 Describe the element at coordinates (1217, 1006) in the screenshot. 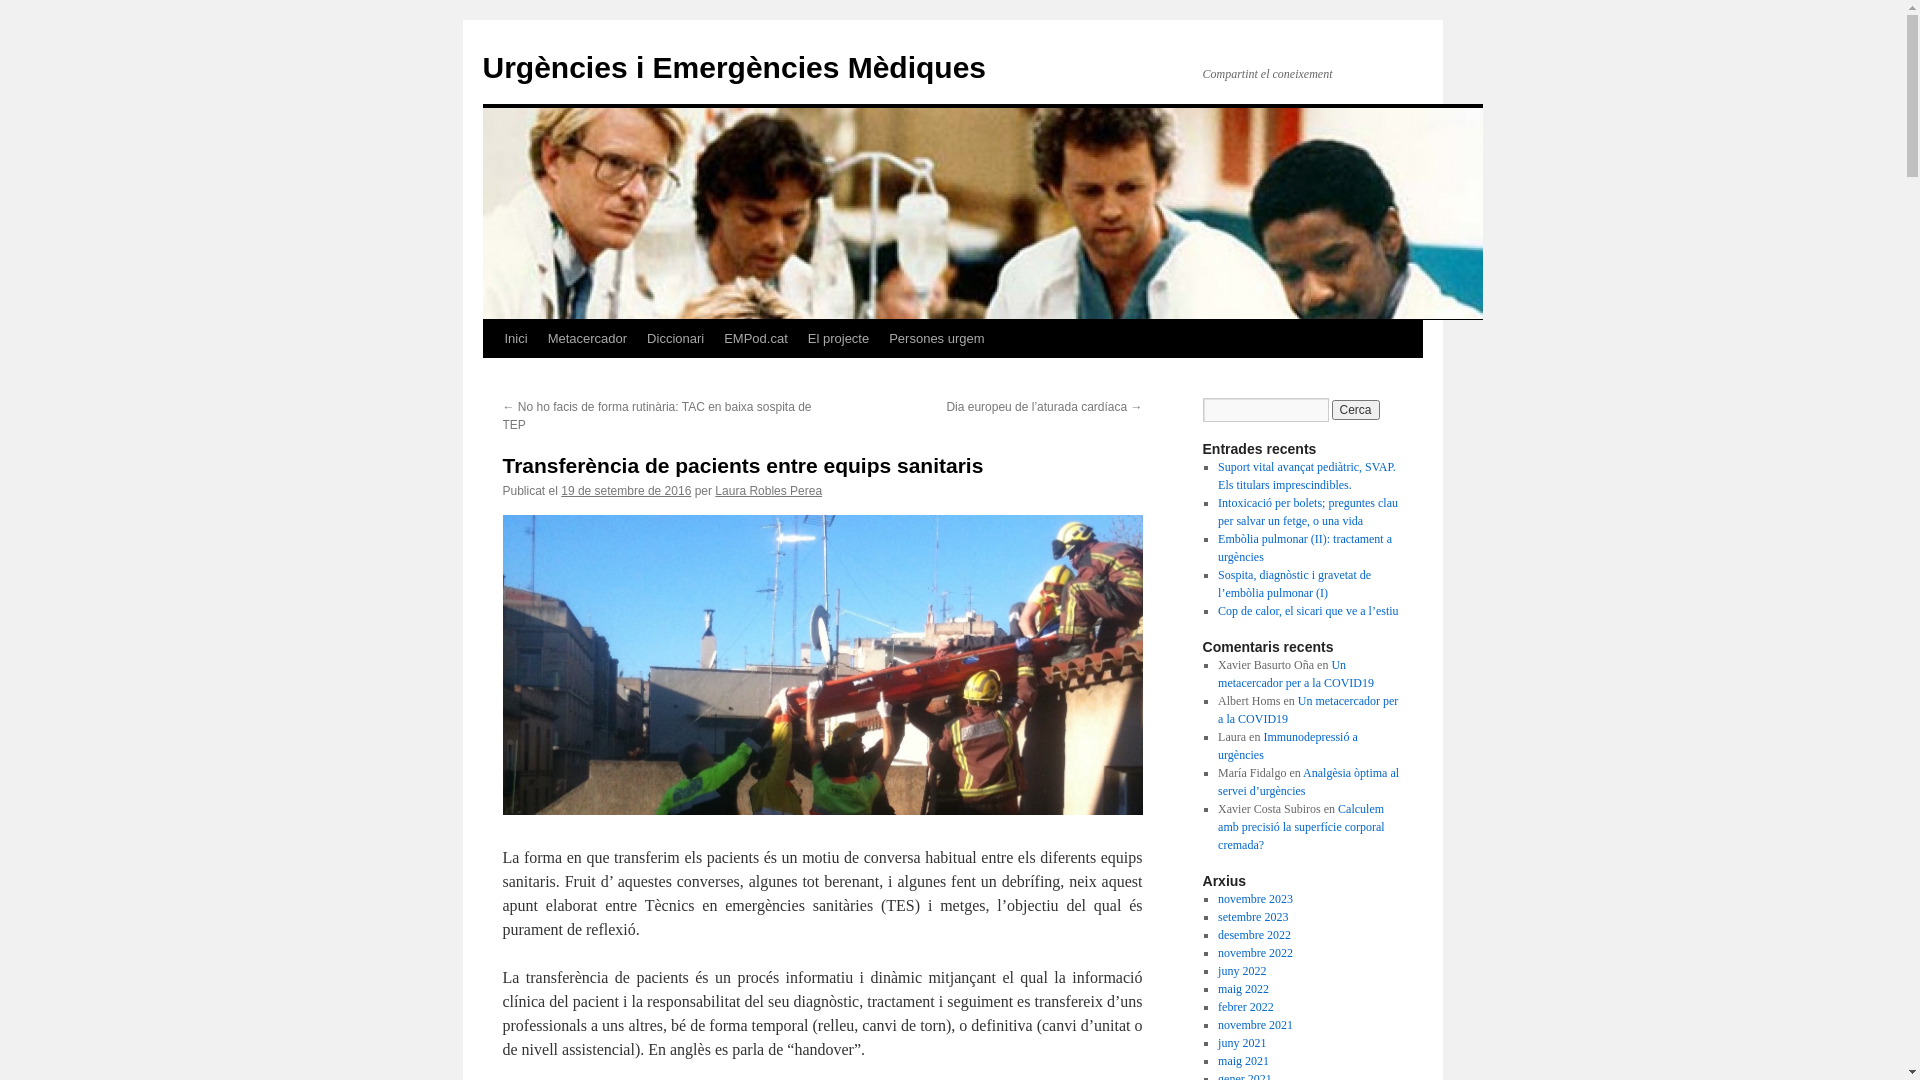

I see `'febrer 2022'` at that location.